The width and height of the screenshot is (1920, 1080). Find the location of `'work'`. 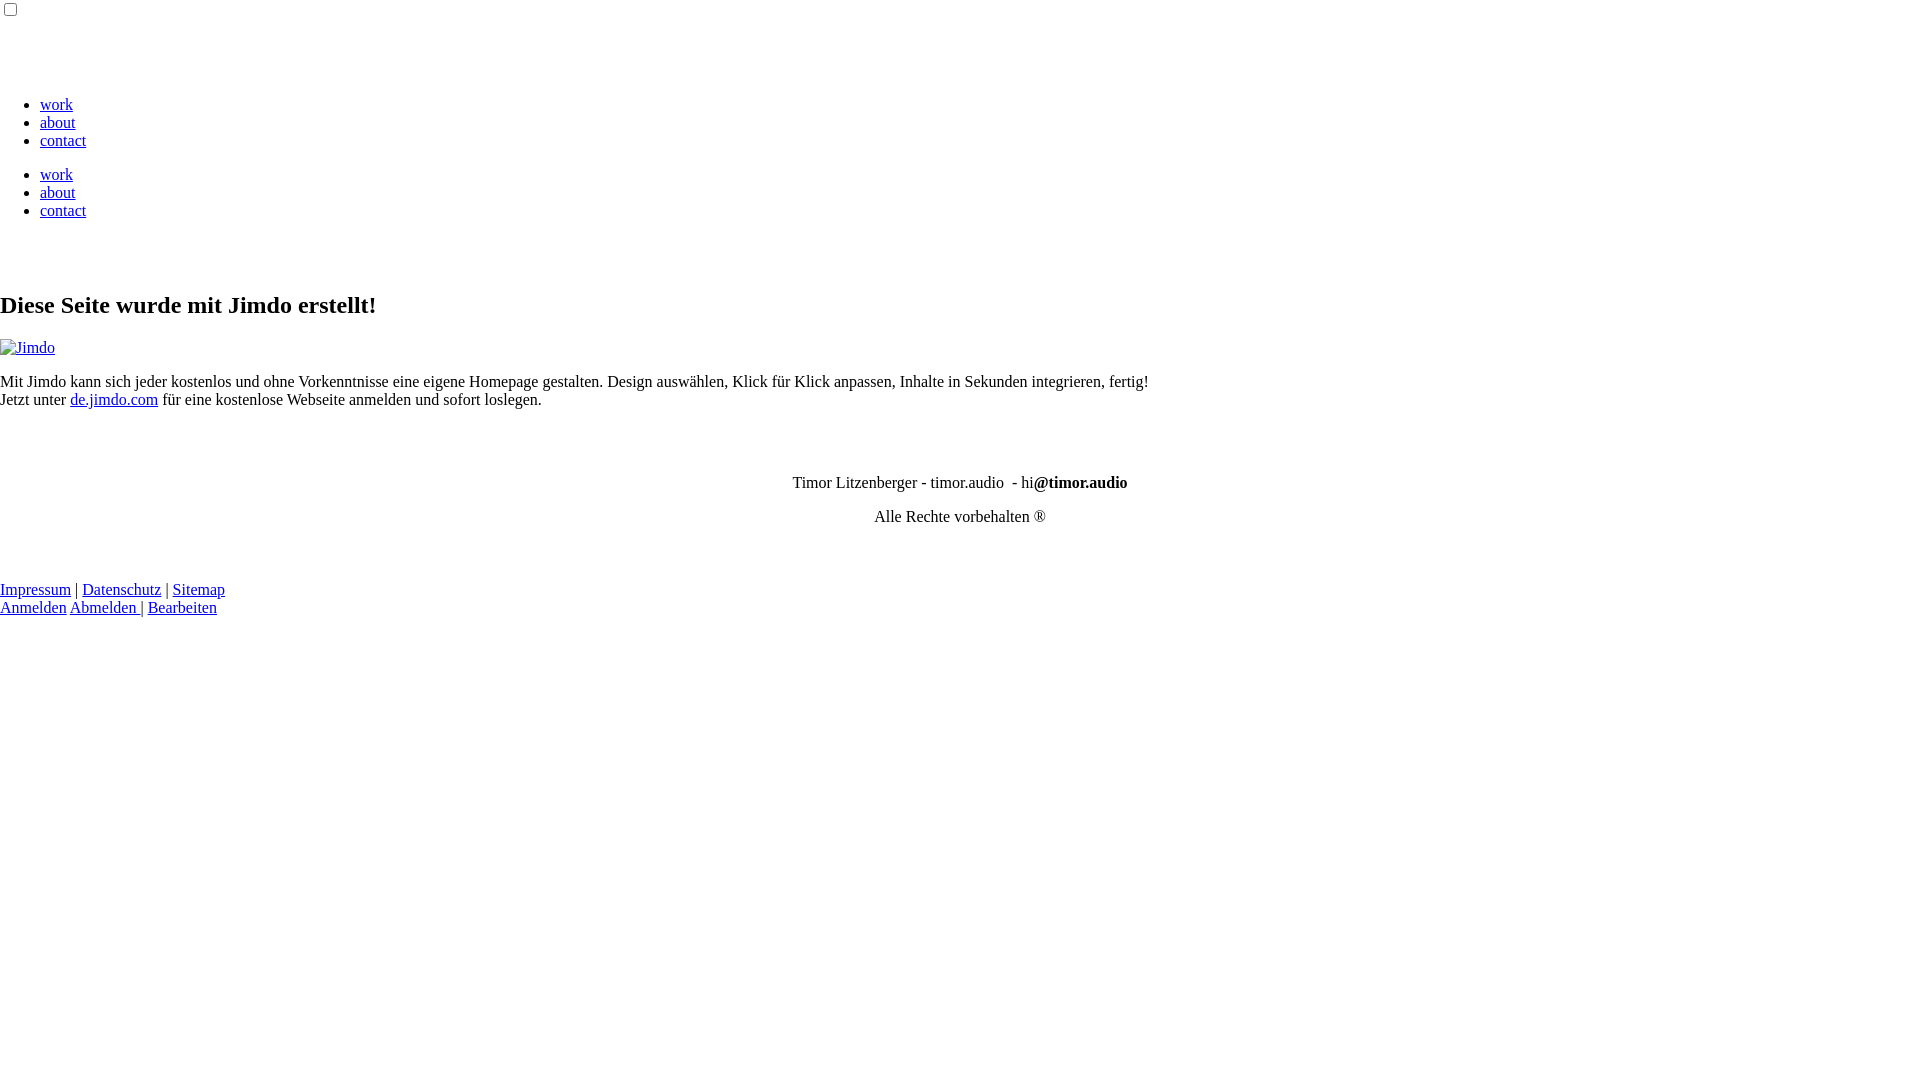

'work' is located at coordinates (56, 173).